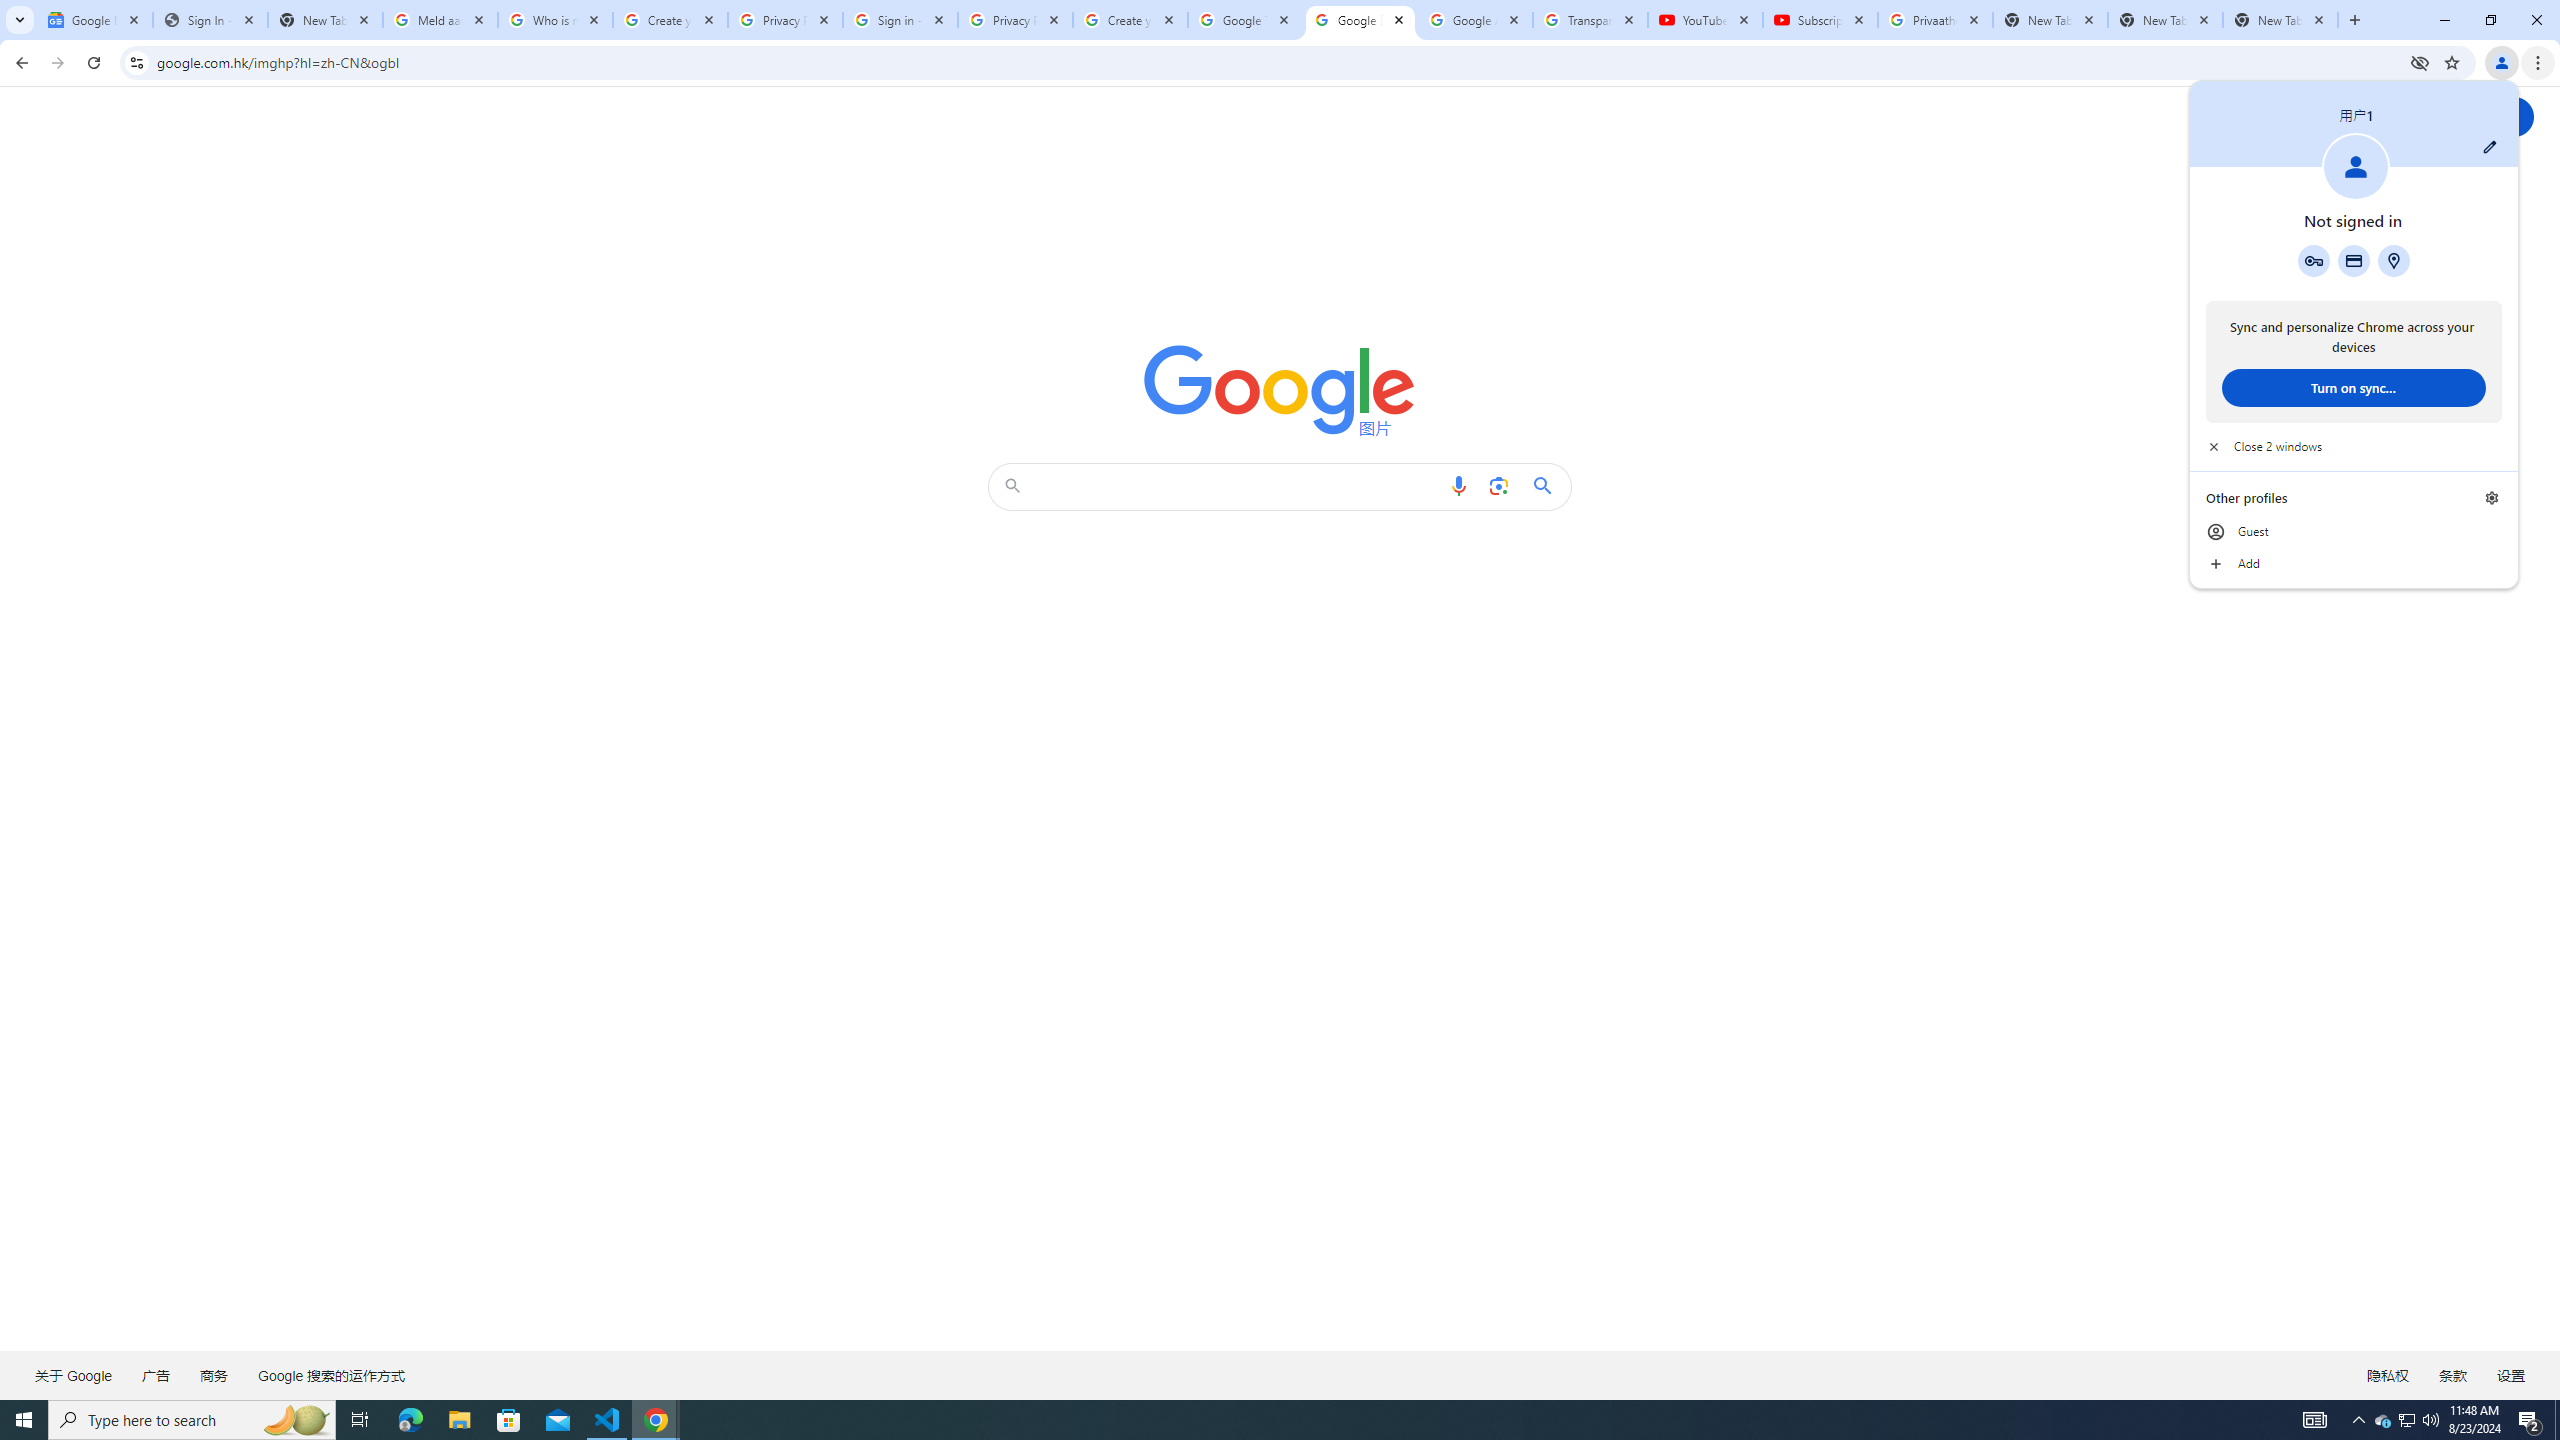  Describe the element at coordinates (2315, 1418) in the screenshot. I see `'AutomationID: 4105'` at that location.